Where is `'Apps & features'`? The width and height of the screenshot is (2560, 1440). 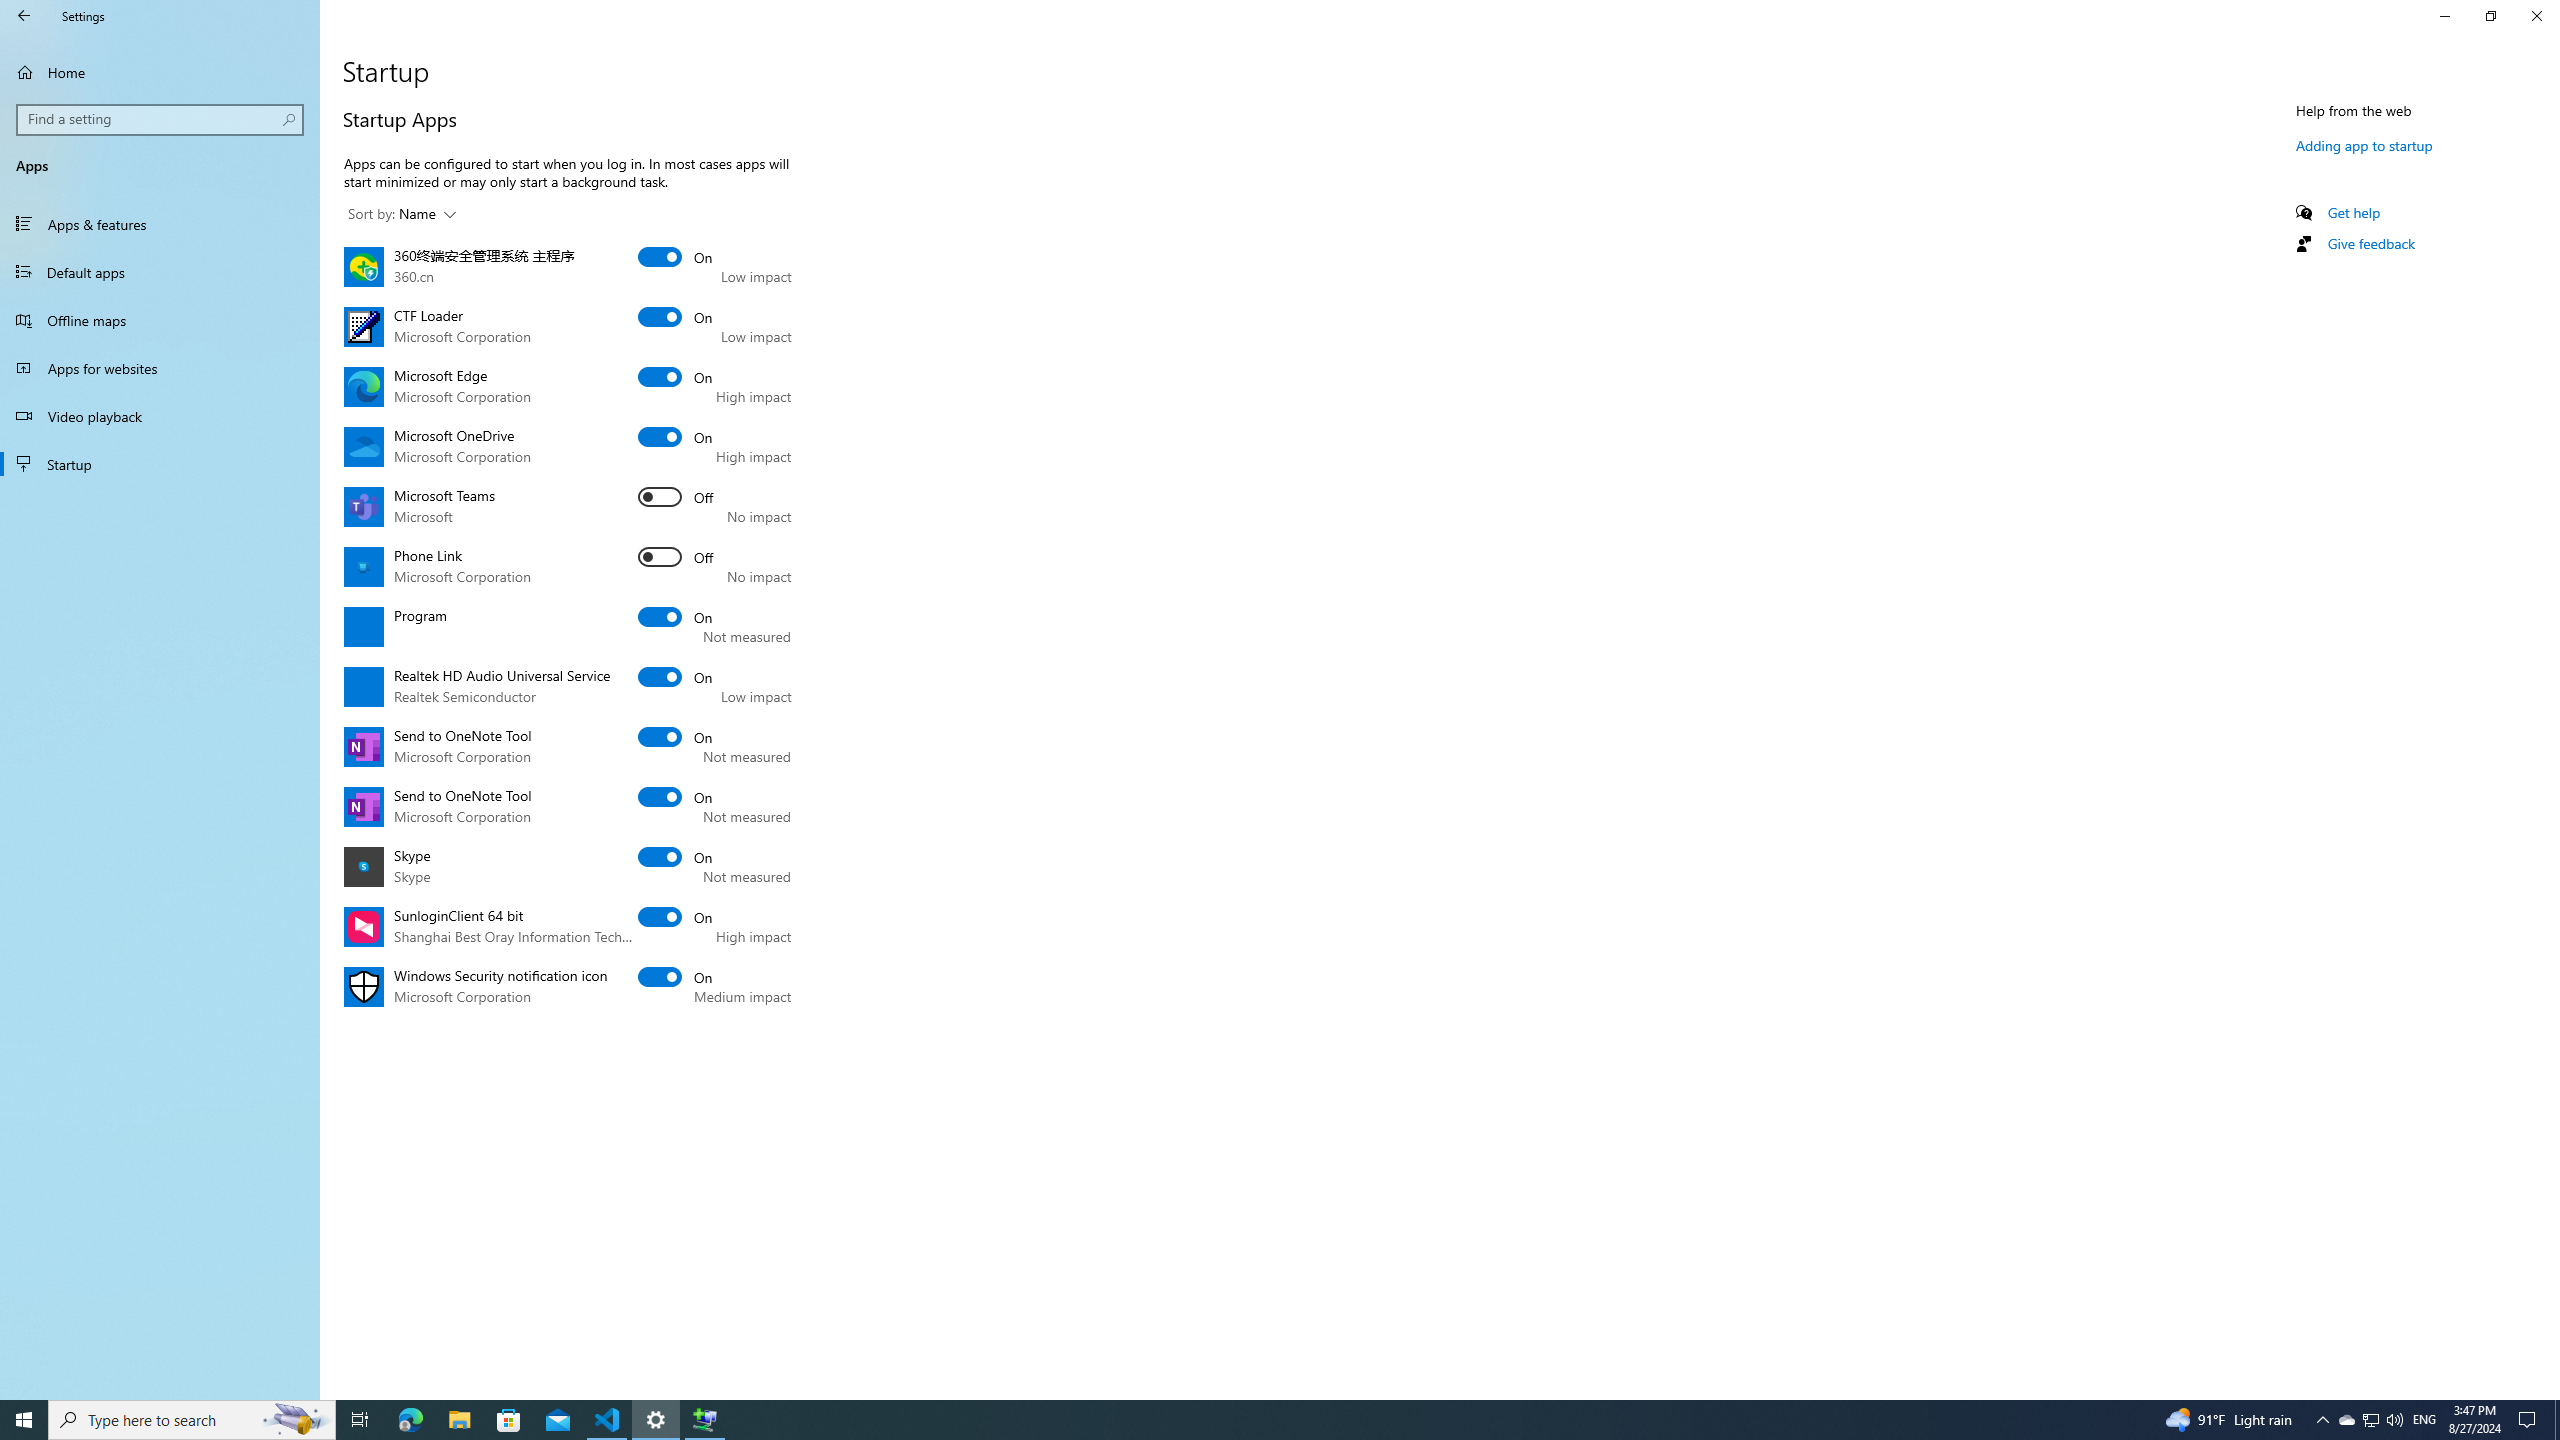
'Apps & features' is located at coordinates (159, 222).